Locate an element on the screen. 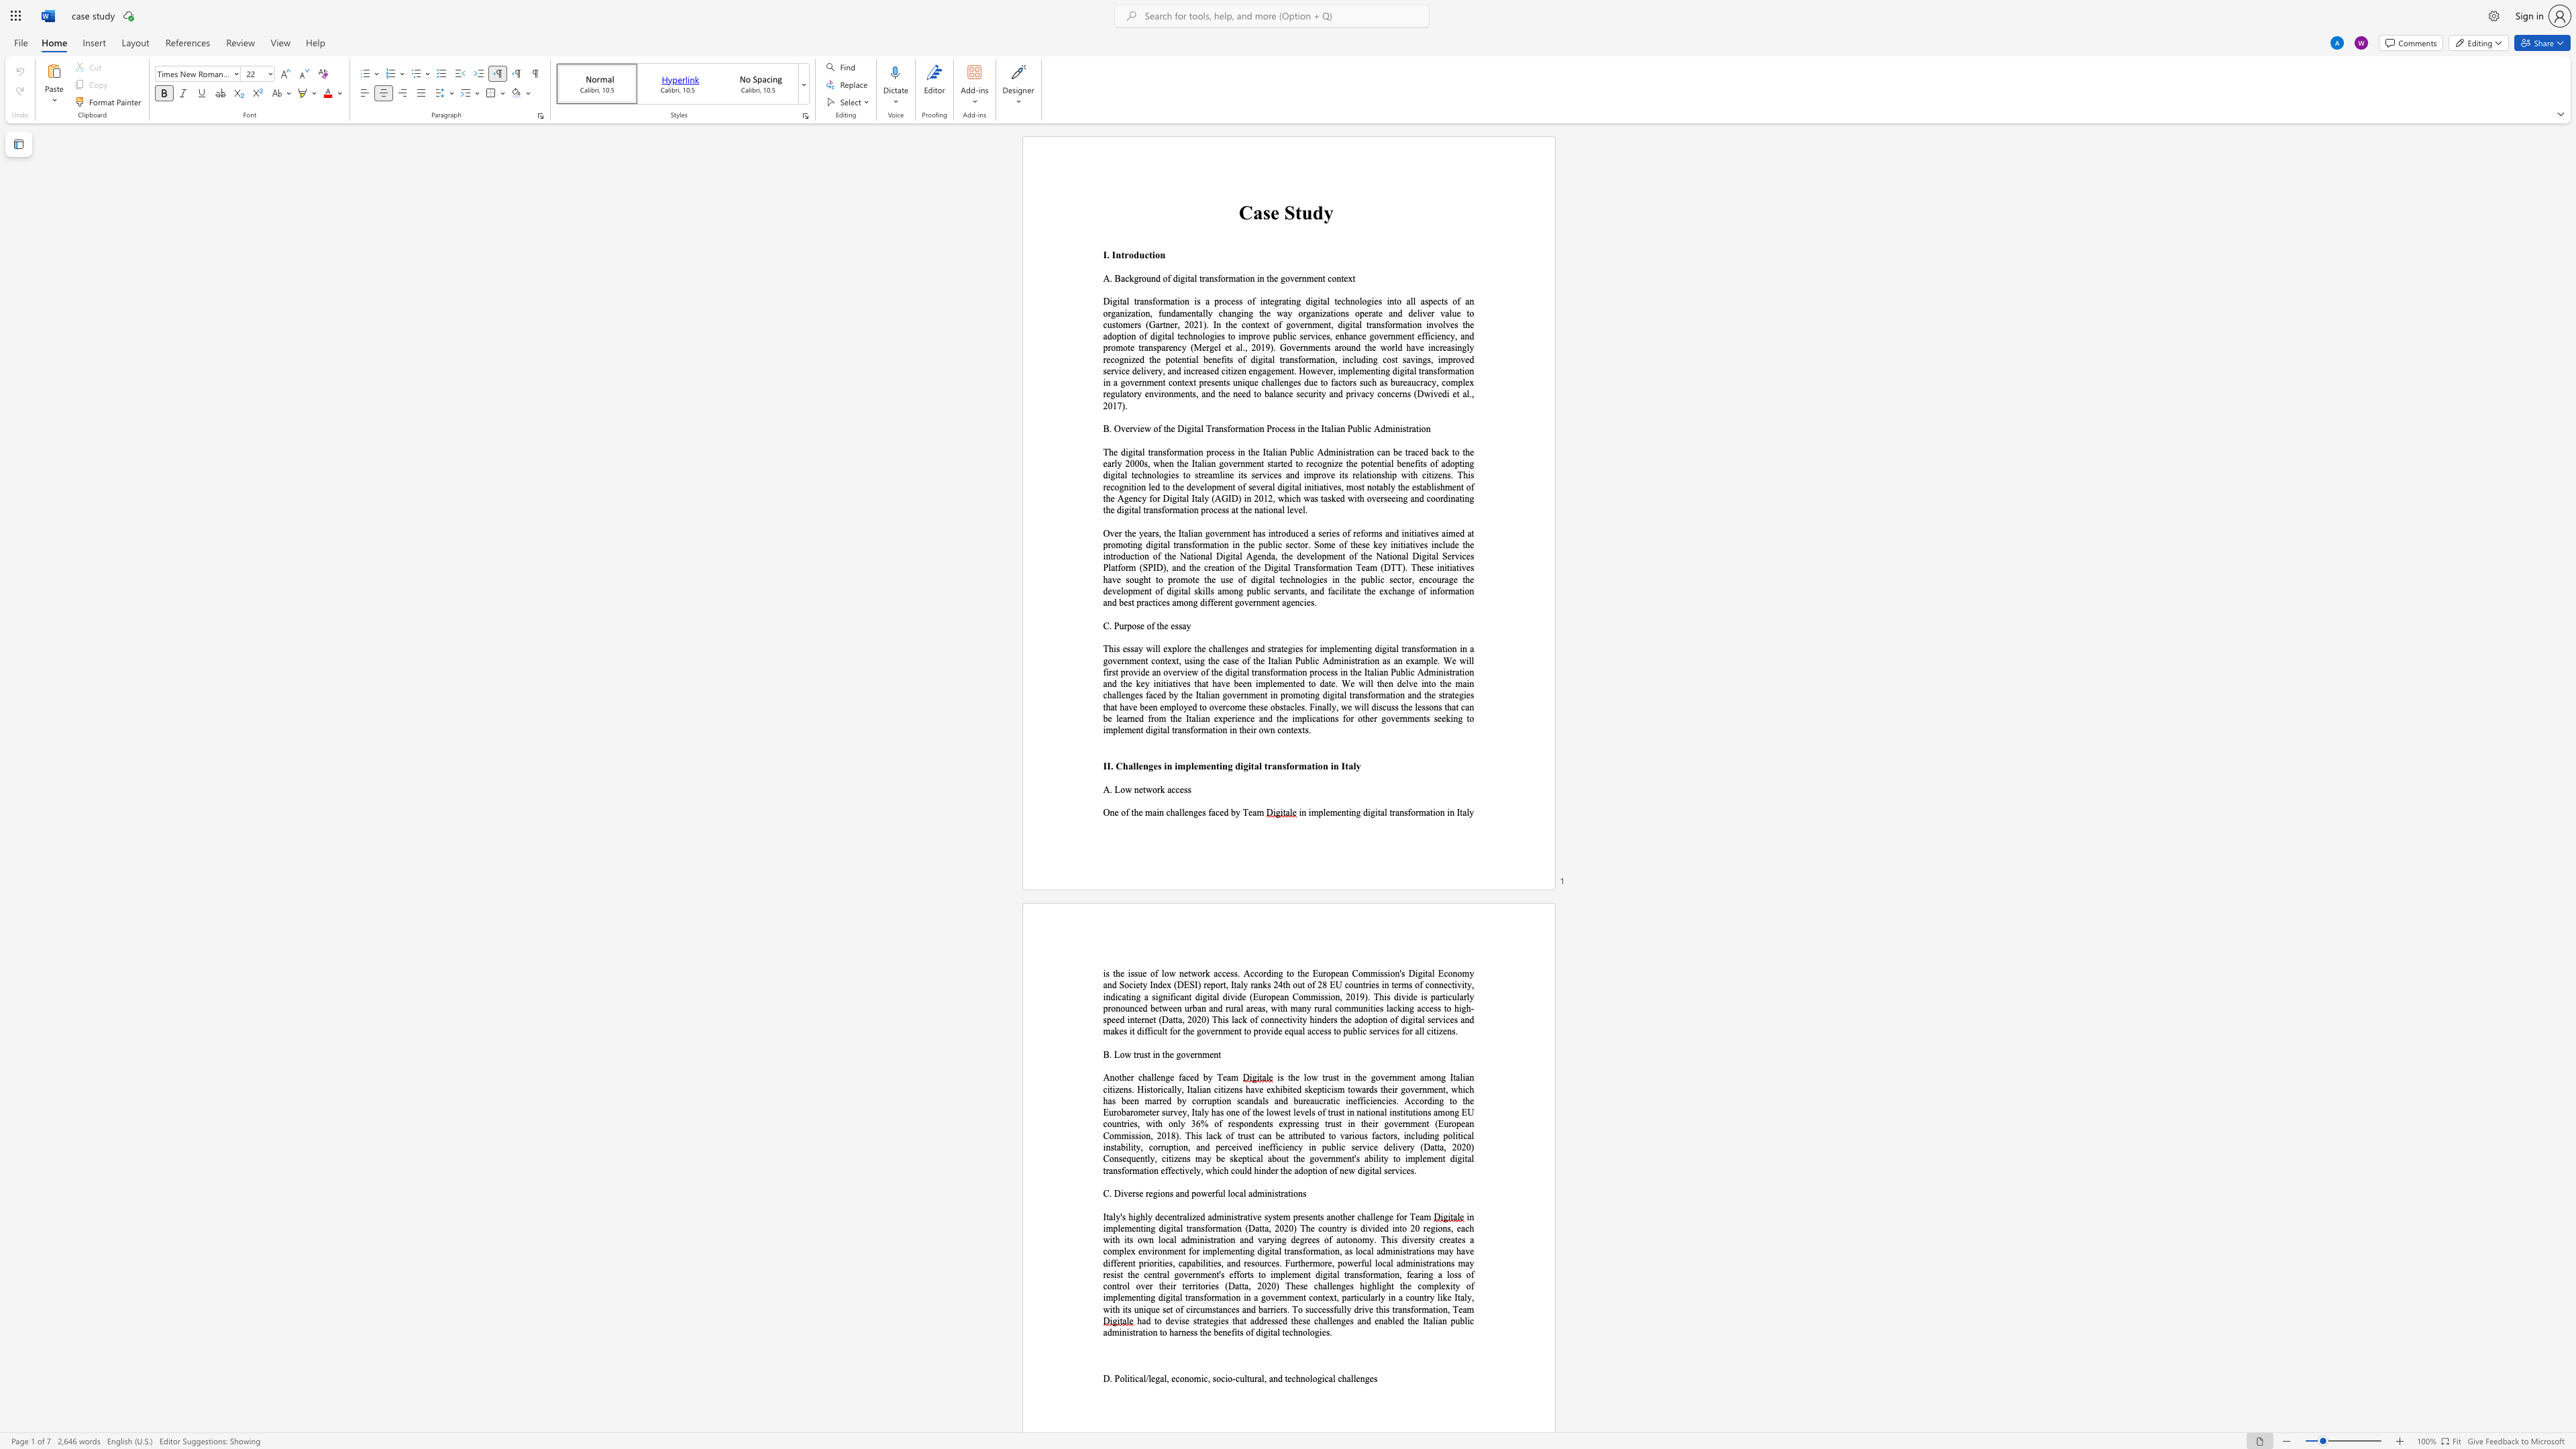 This screenshot has width=2576, height=1449. the subset text "ed to" within the text "tributed to" is located at coordinates (1315, 1134).